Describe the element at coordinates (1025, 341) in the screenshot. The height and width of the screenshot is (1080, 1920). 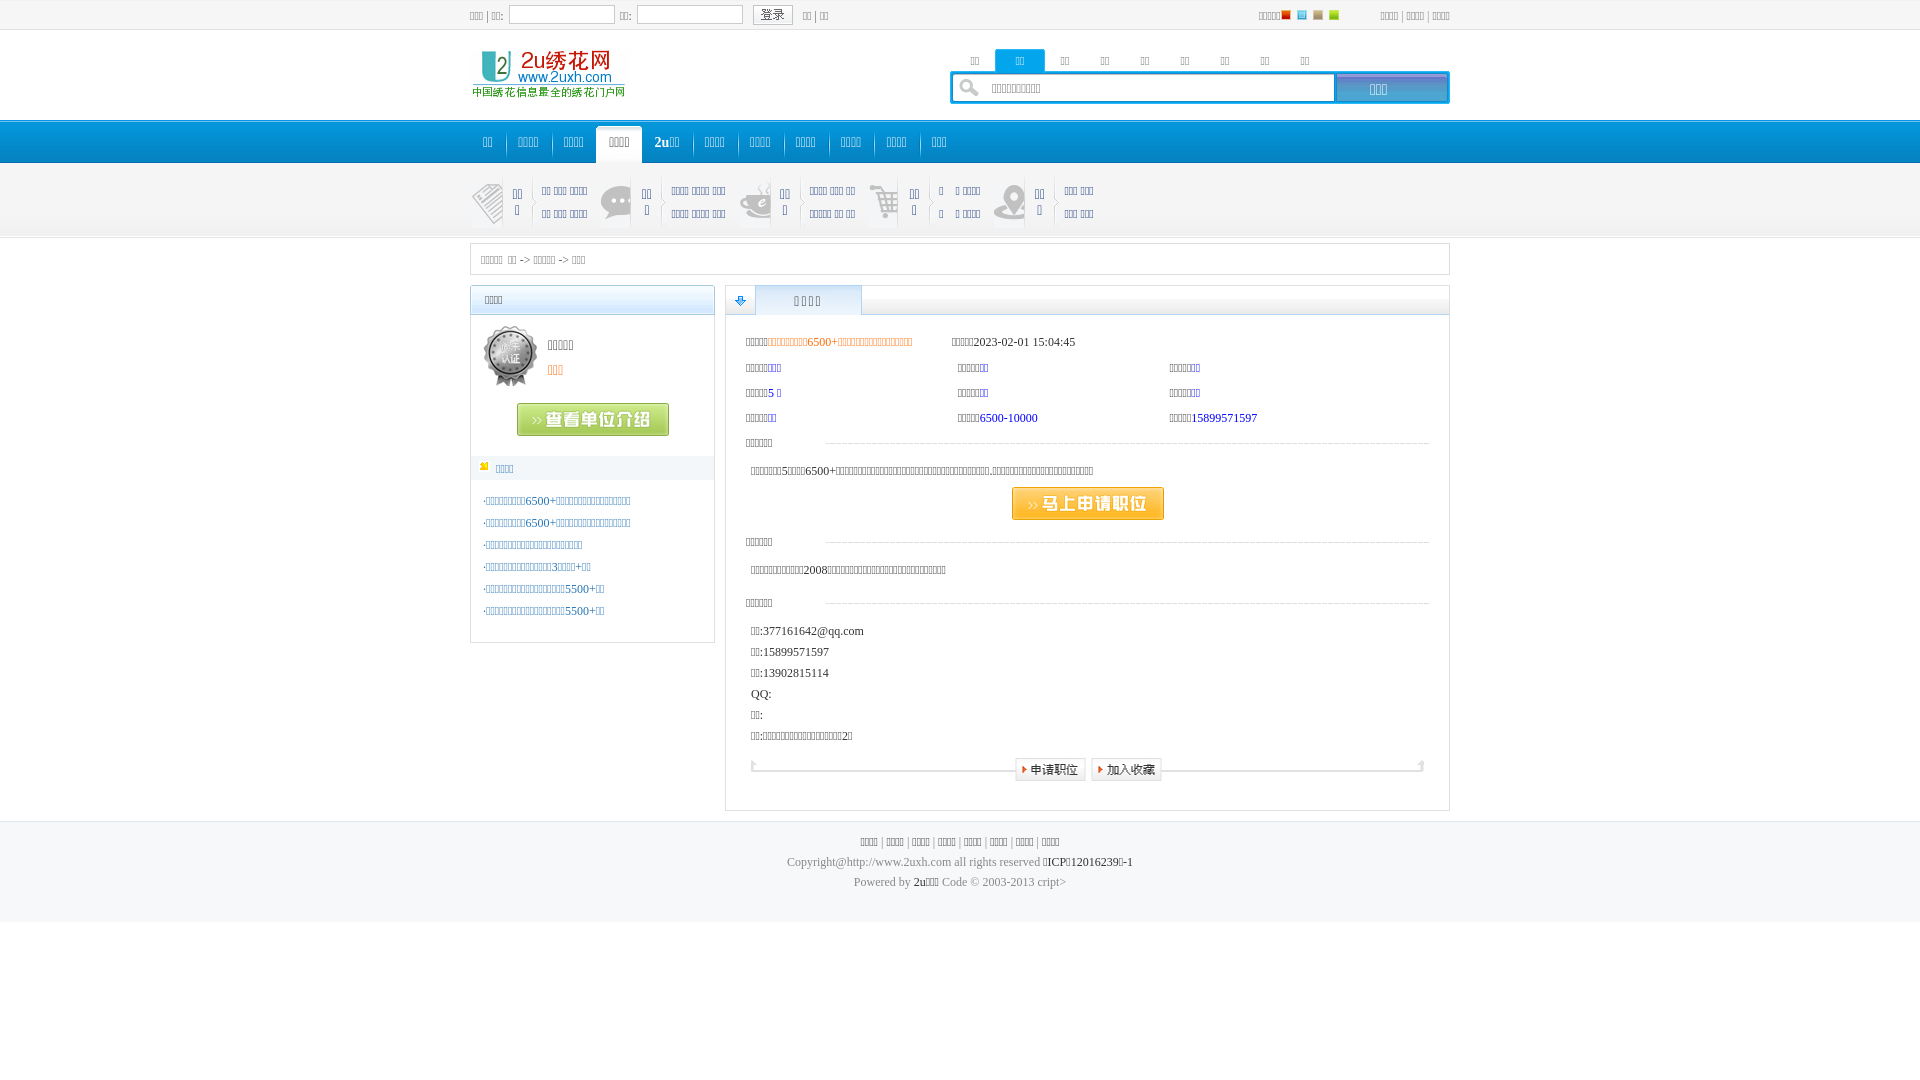
I see `'2023-02-01 15:04:45'` at that location.